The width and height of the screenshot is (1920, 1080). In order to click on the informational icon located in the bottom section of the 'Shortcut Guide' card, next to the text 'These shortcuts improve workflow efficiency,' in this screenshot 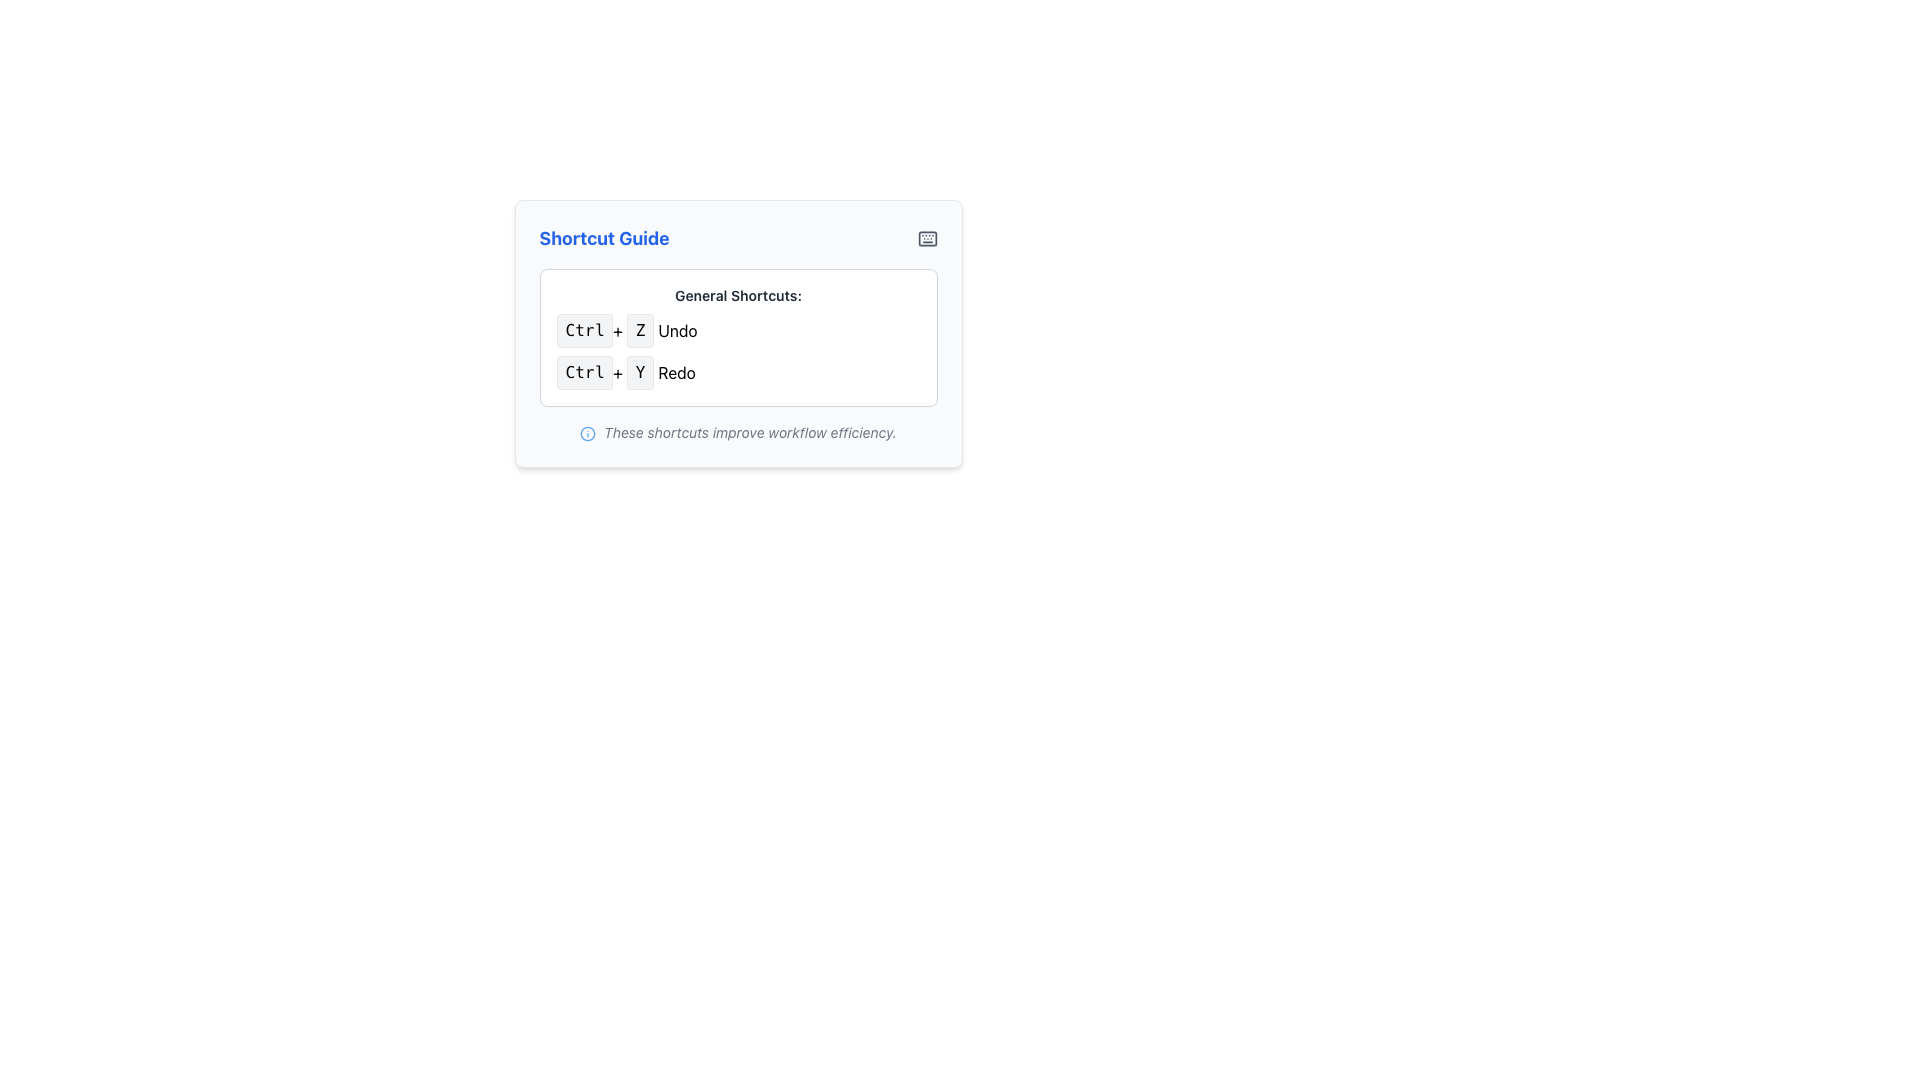, I will do `click(587, 433)`.